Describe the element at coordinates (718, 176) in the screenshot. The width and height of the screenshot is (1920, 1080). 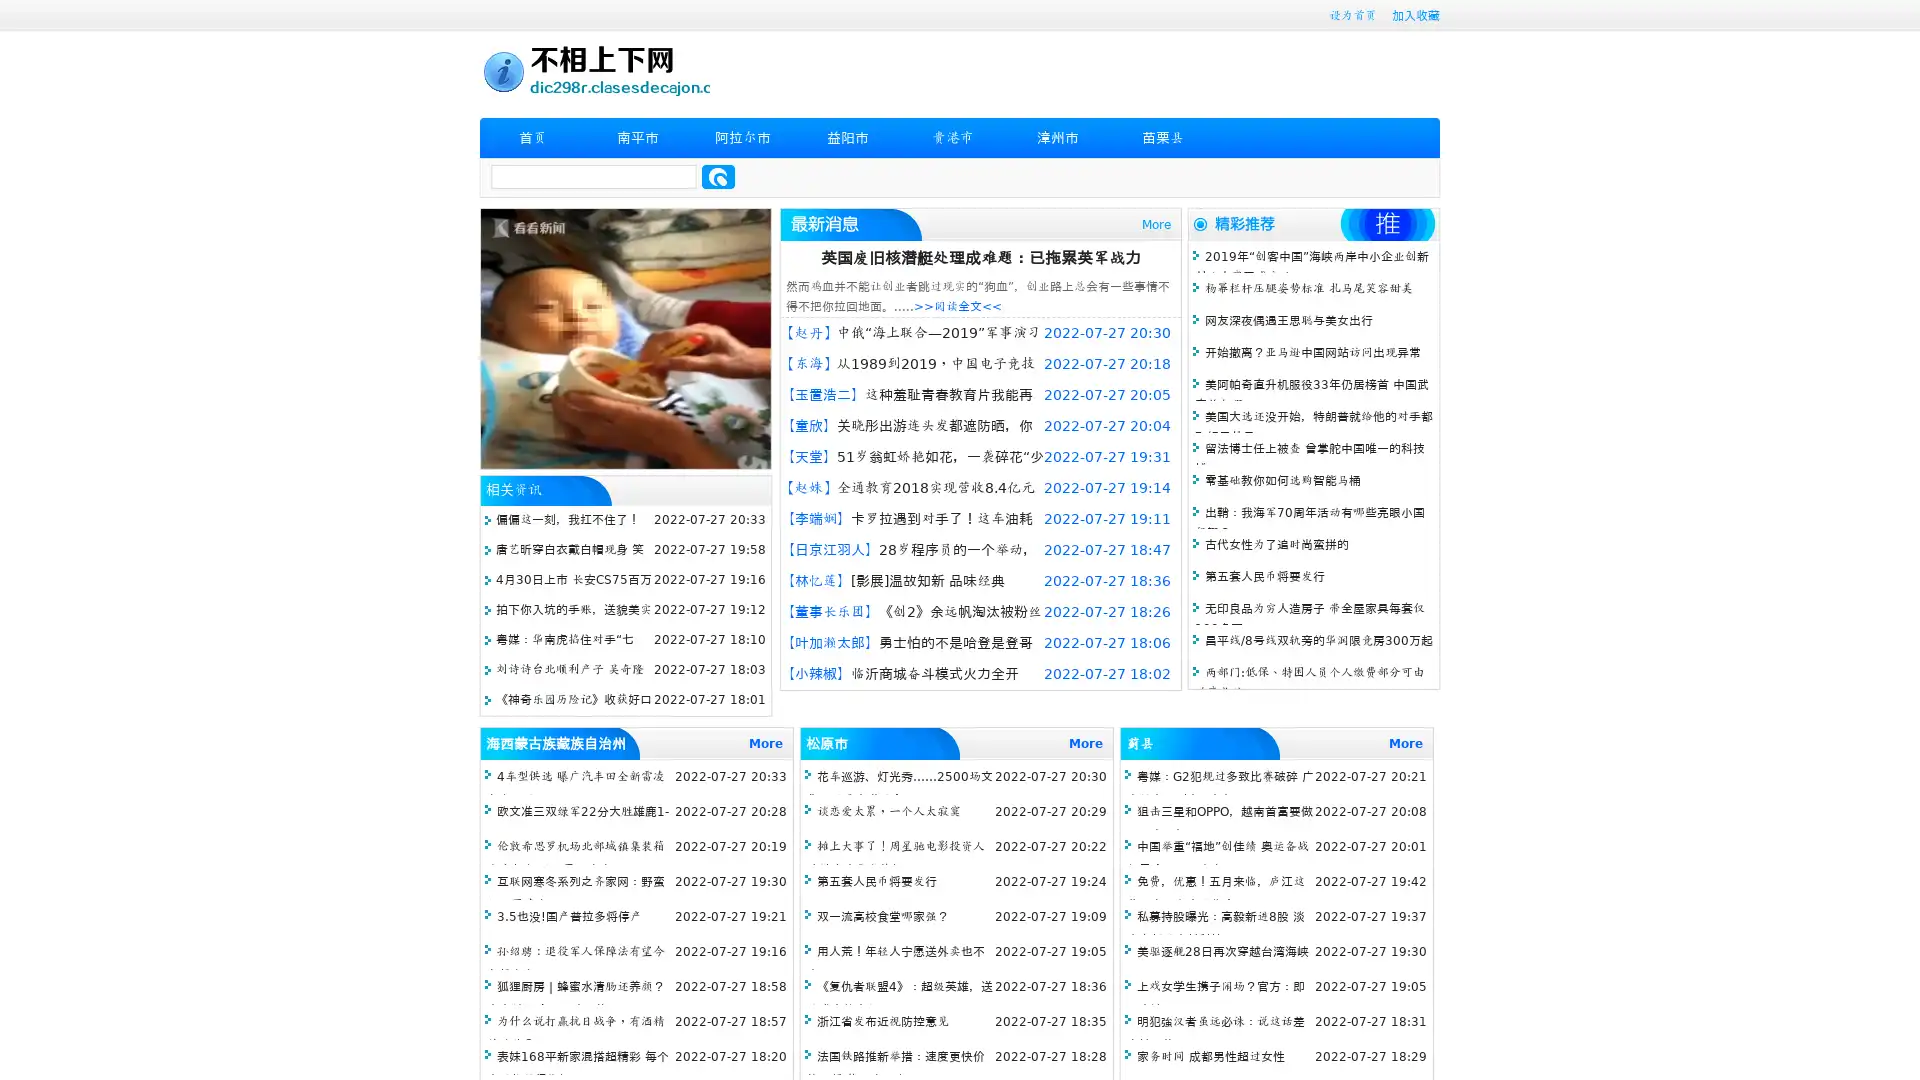
I see `Search` at that location.